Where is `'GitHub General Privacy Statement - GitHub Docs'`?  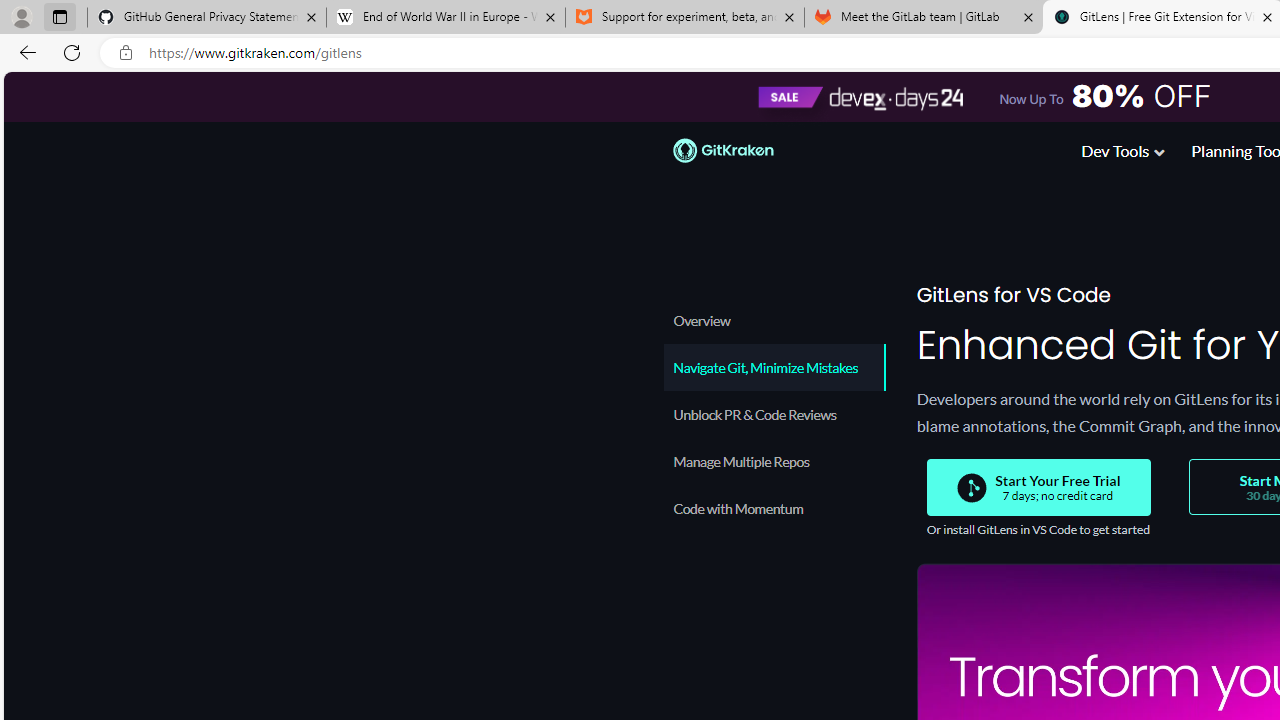
'GitHub General Privacy Statement - GitHub Docs' is located at coordinates (207, 17).